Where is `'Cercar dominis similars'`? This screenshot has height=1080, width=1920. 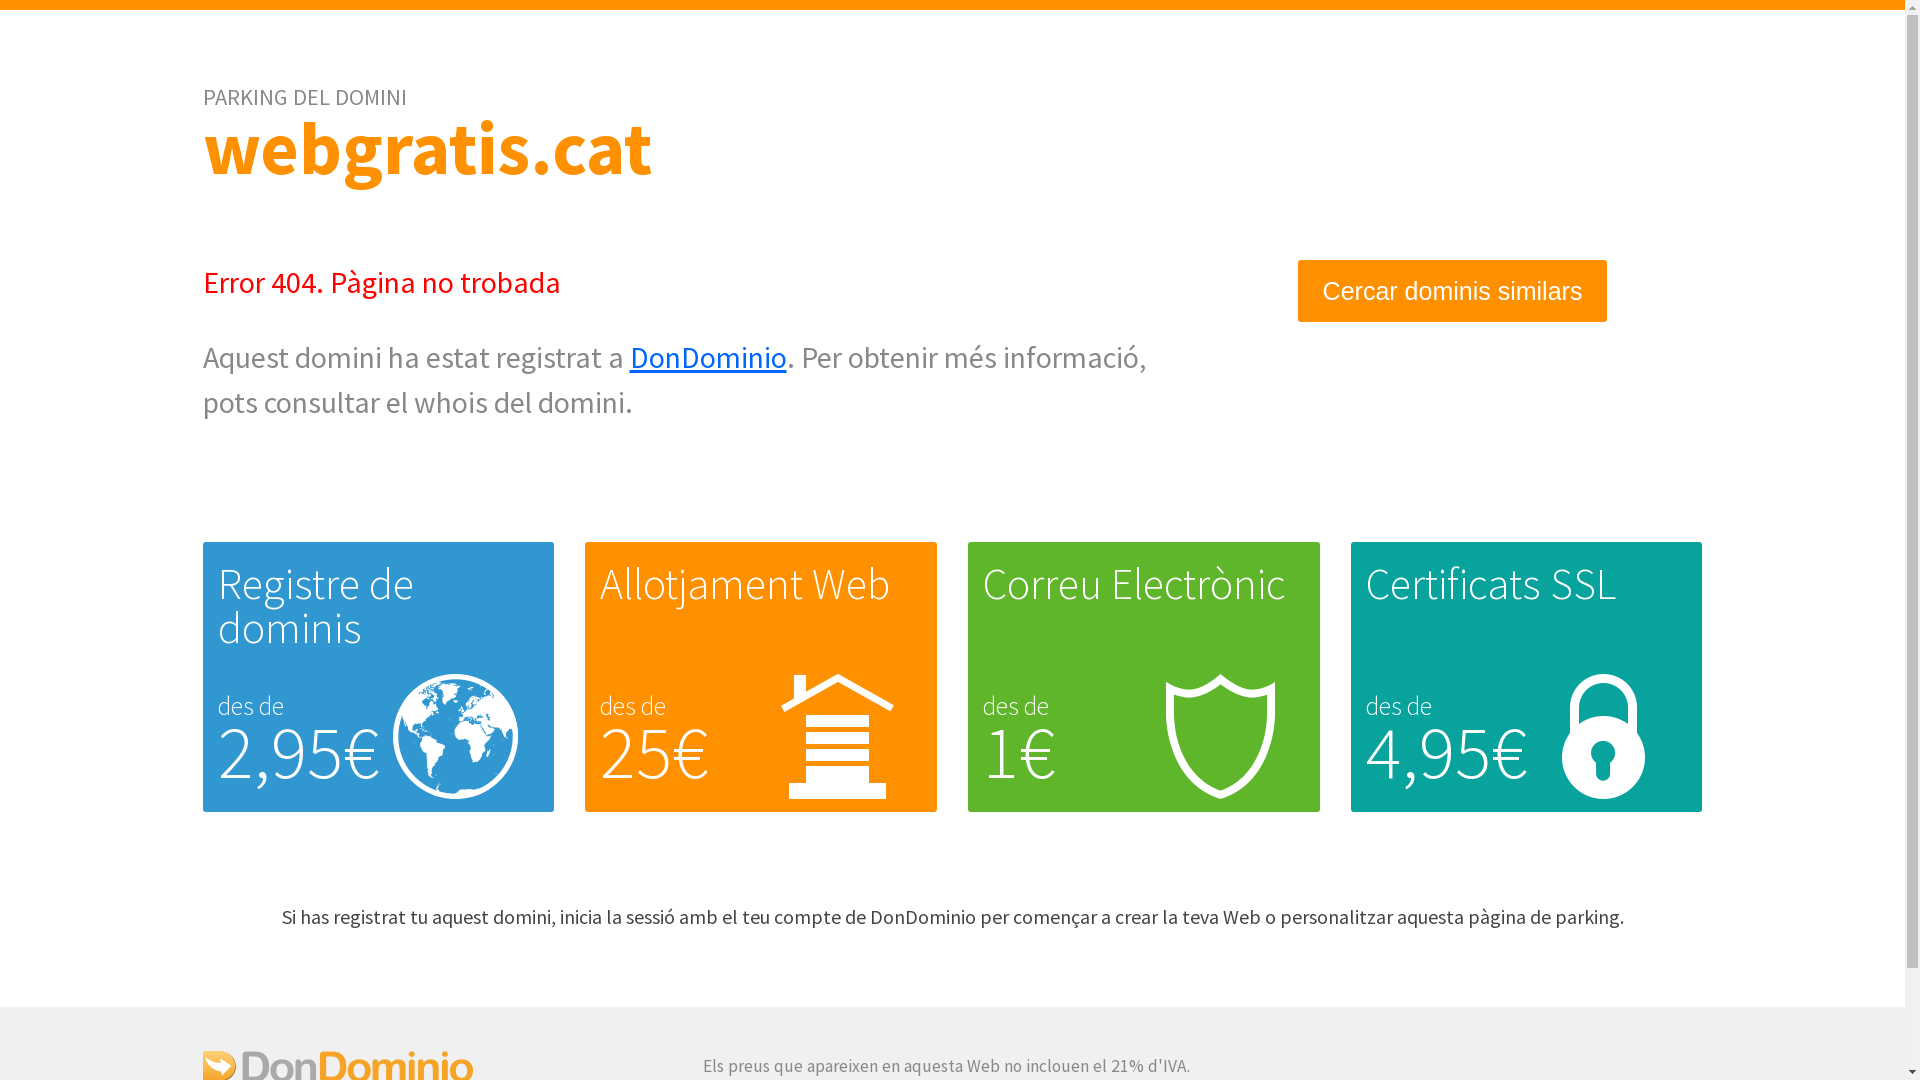 'Cercar dominis similars' is located at coordinates (1453, 291).